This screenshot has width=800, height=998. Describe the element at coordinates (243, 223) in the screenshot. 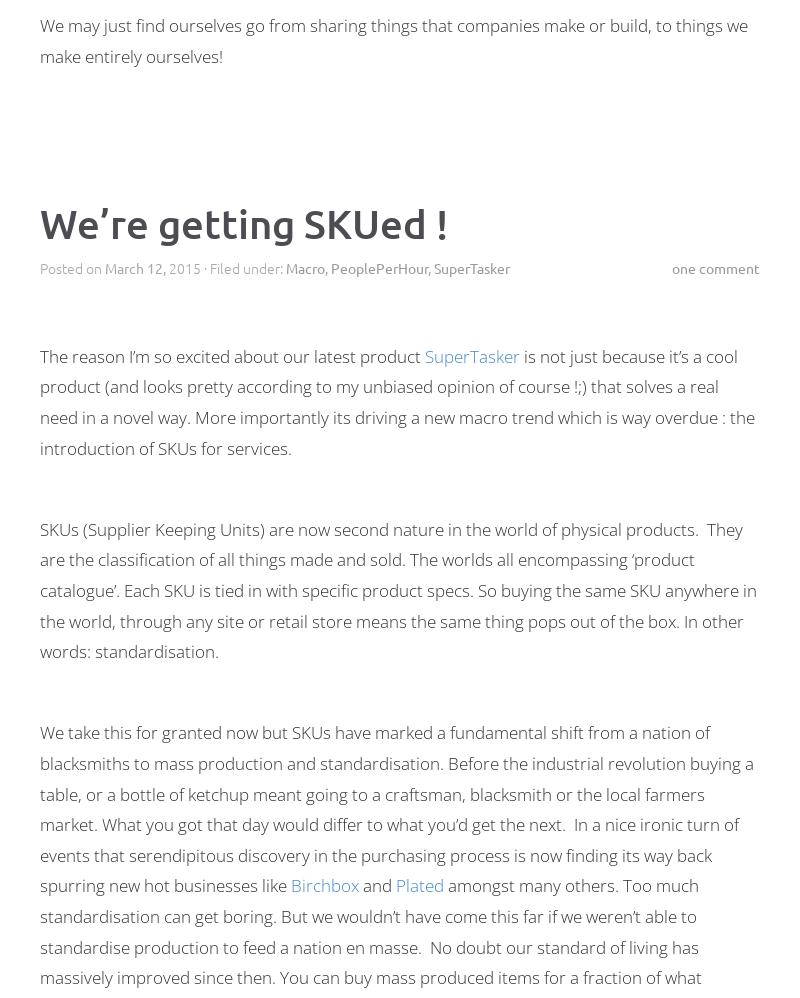

I see `'We’re getting SKUed !'` at that location.